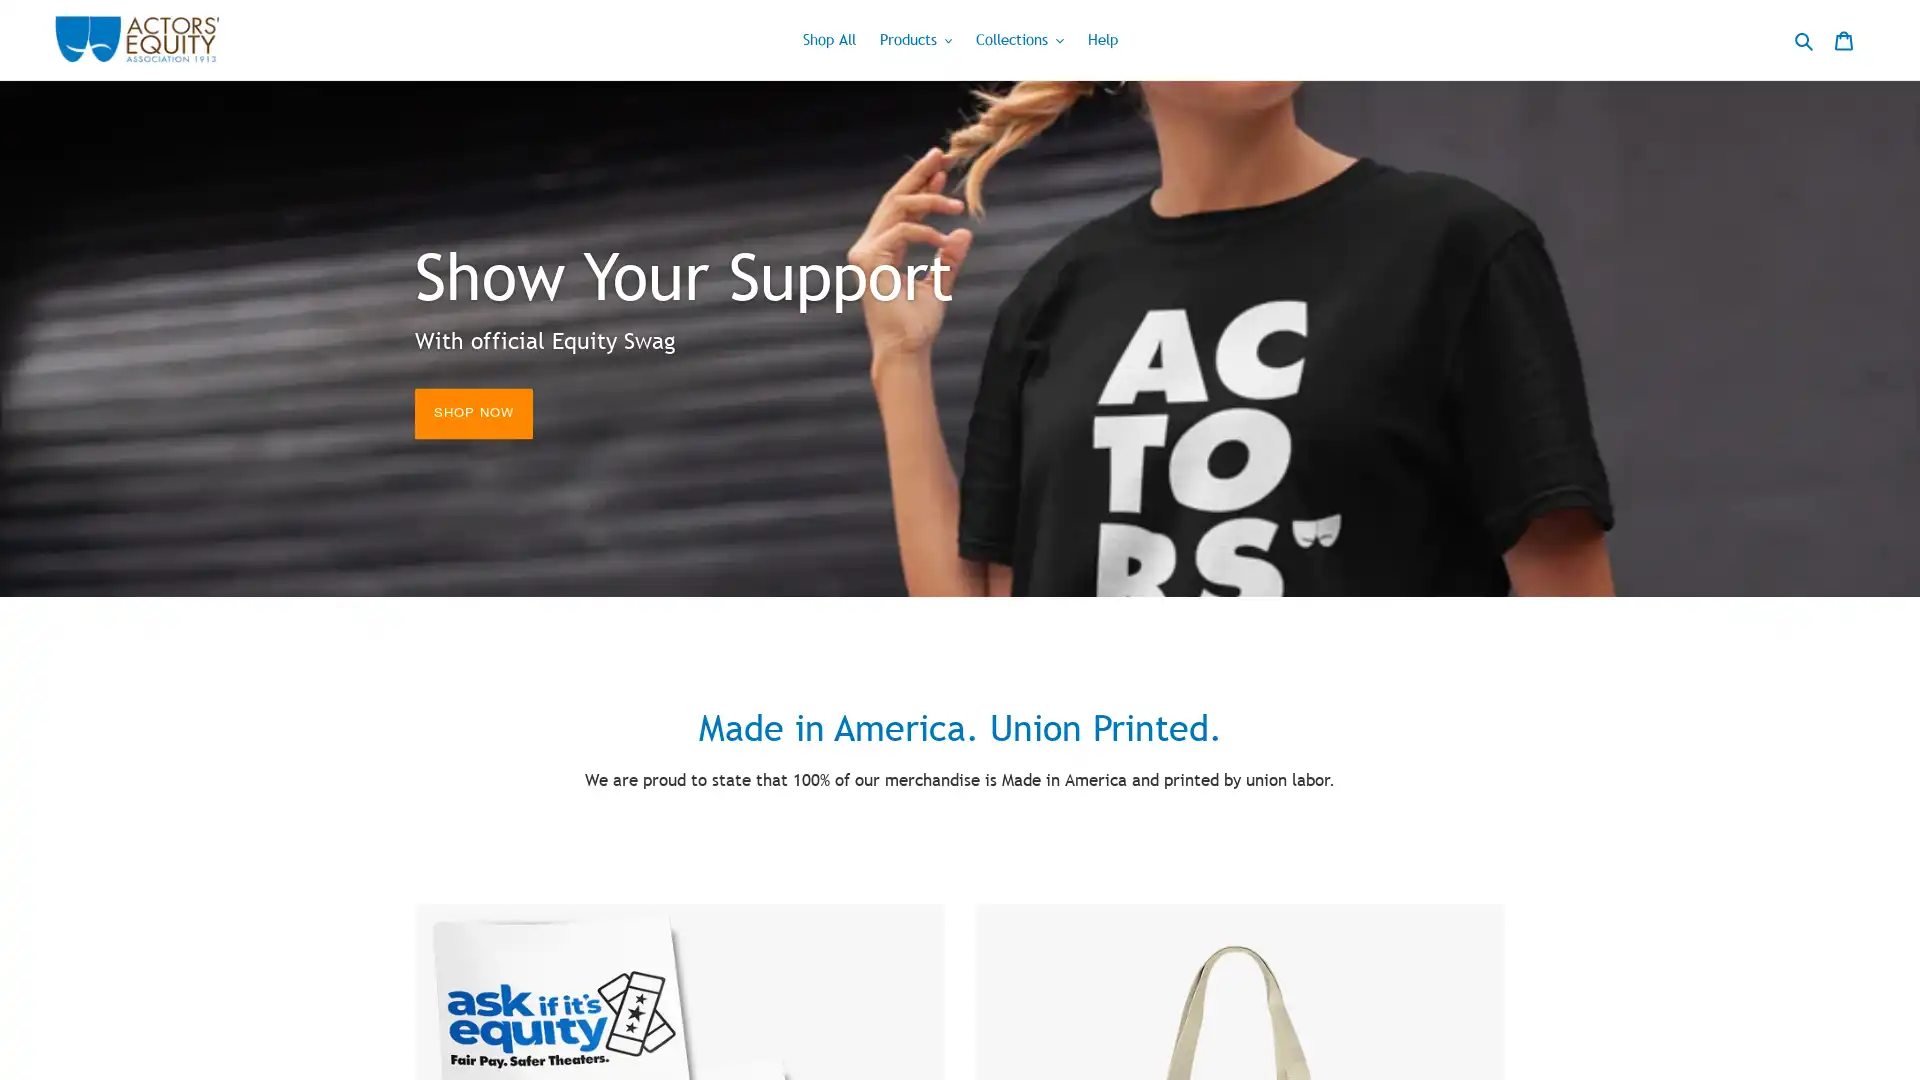 The height and width of the screenshot is (1080, 1920). Describe the element at coordinates (914, 39) in the screenshot. I see `Products` at that location.